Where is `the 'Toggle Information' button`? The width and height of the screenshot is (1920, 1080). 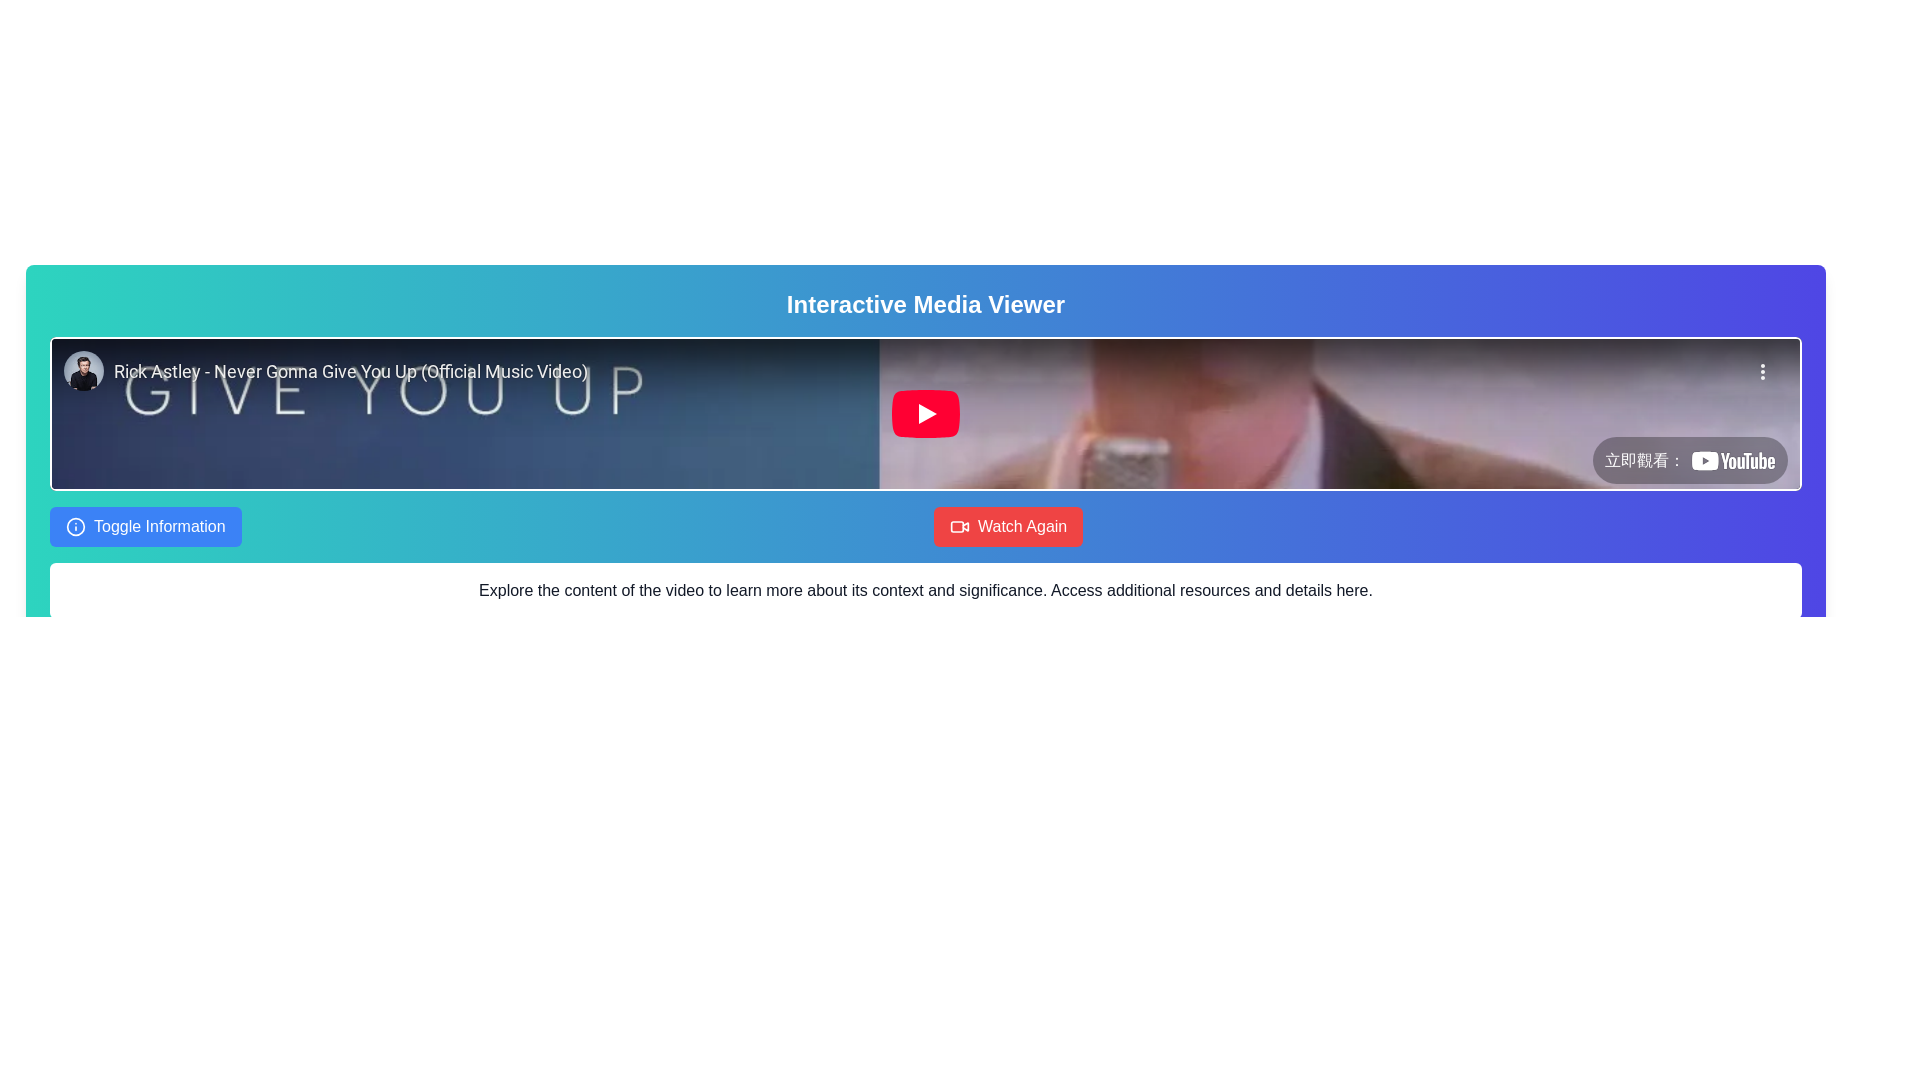
the 'Toggle Information' button is located at coordinates (144, 526).